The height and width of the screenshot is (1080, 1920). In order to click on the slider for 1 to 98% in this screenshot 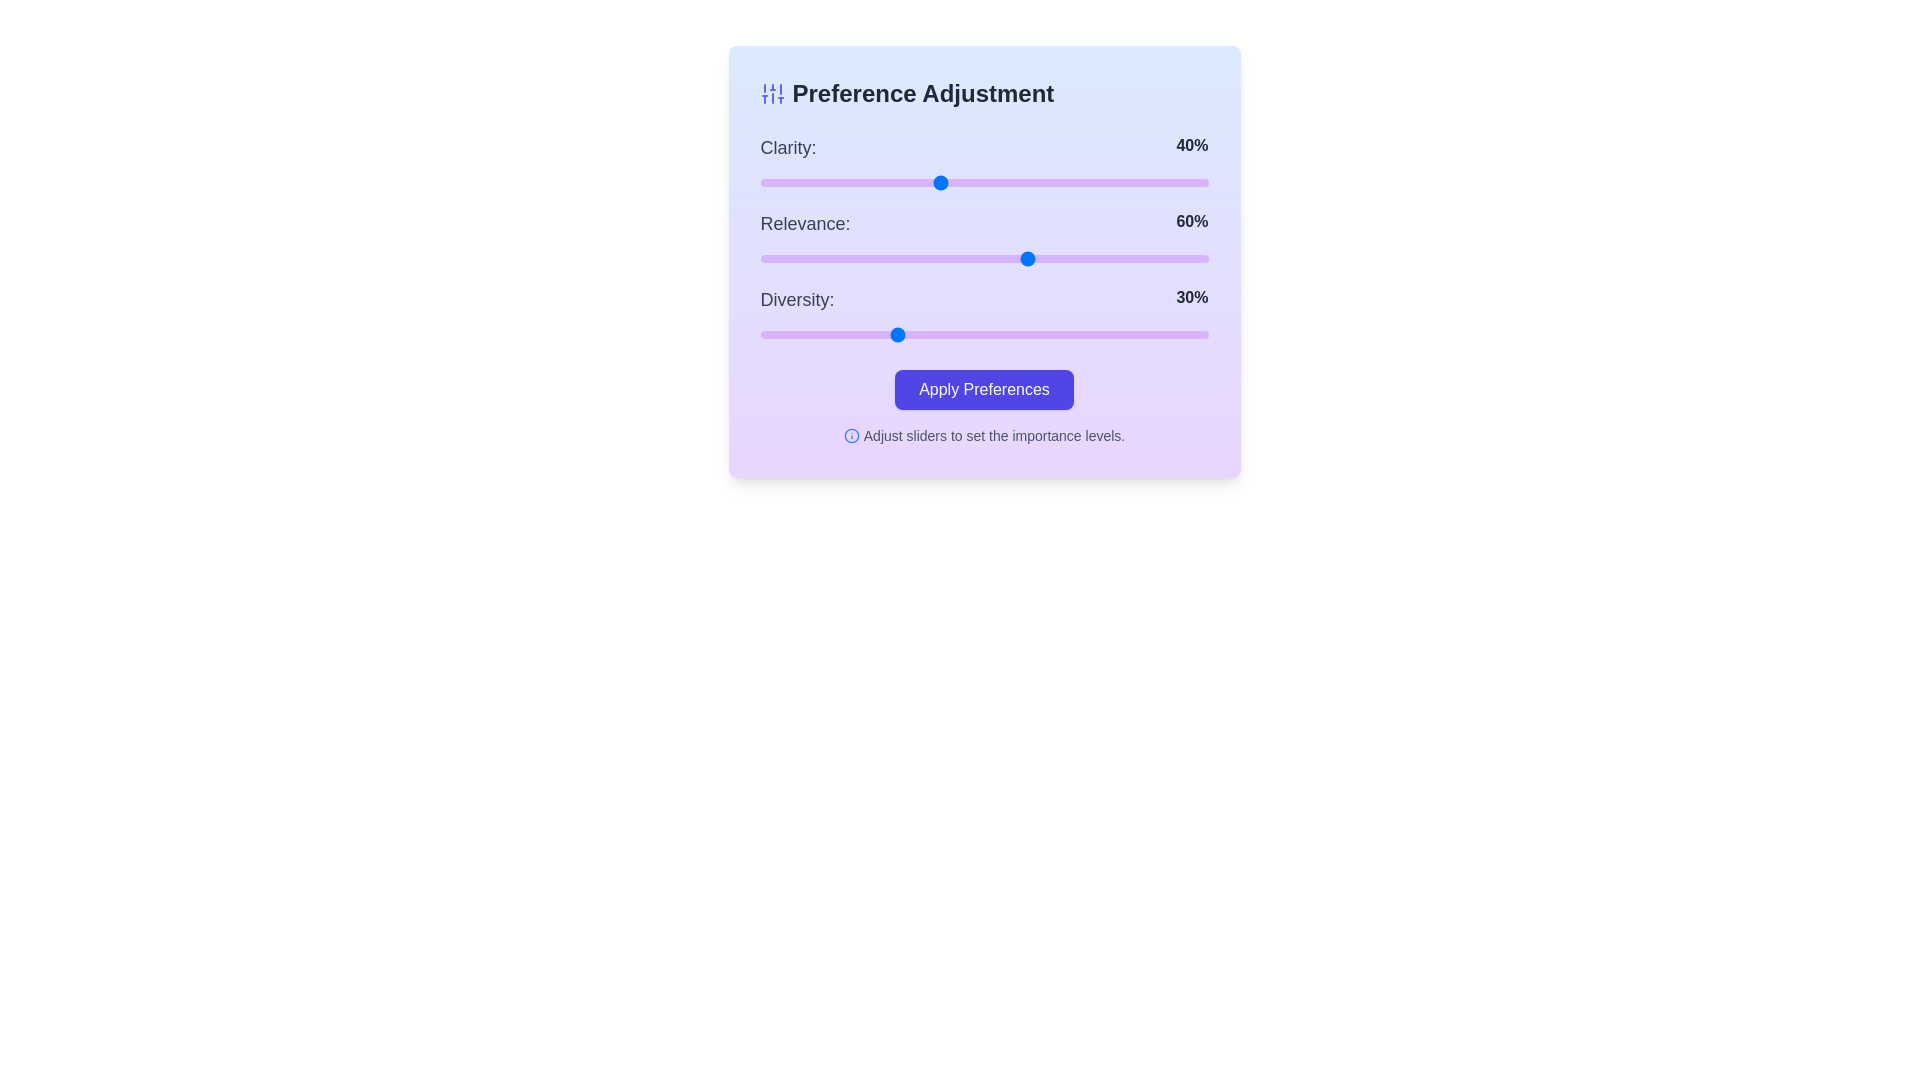, I will do `click(1199, 257)`.